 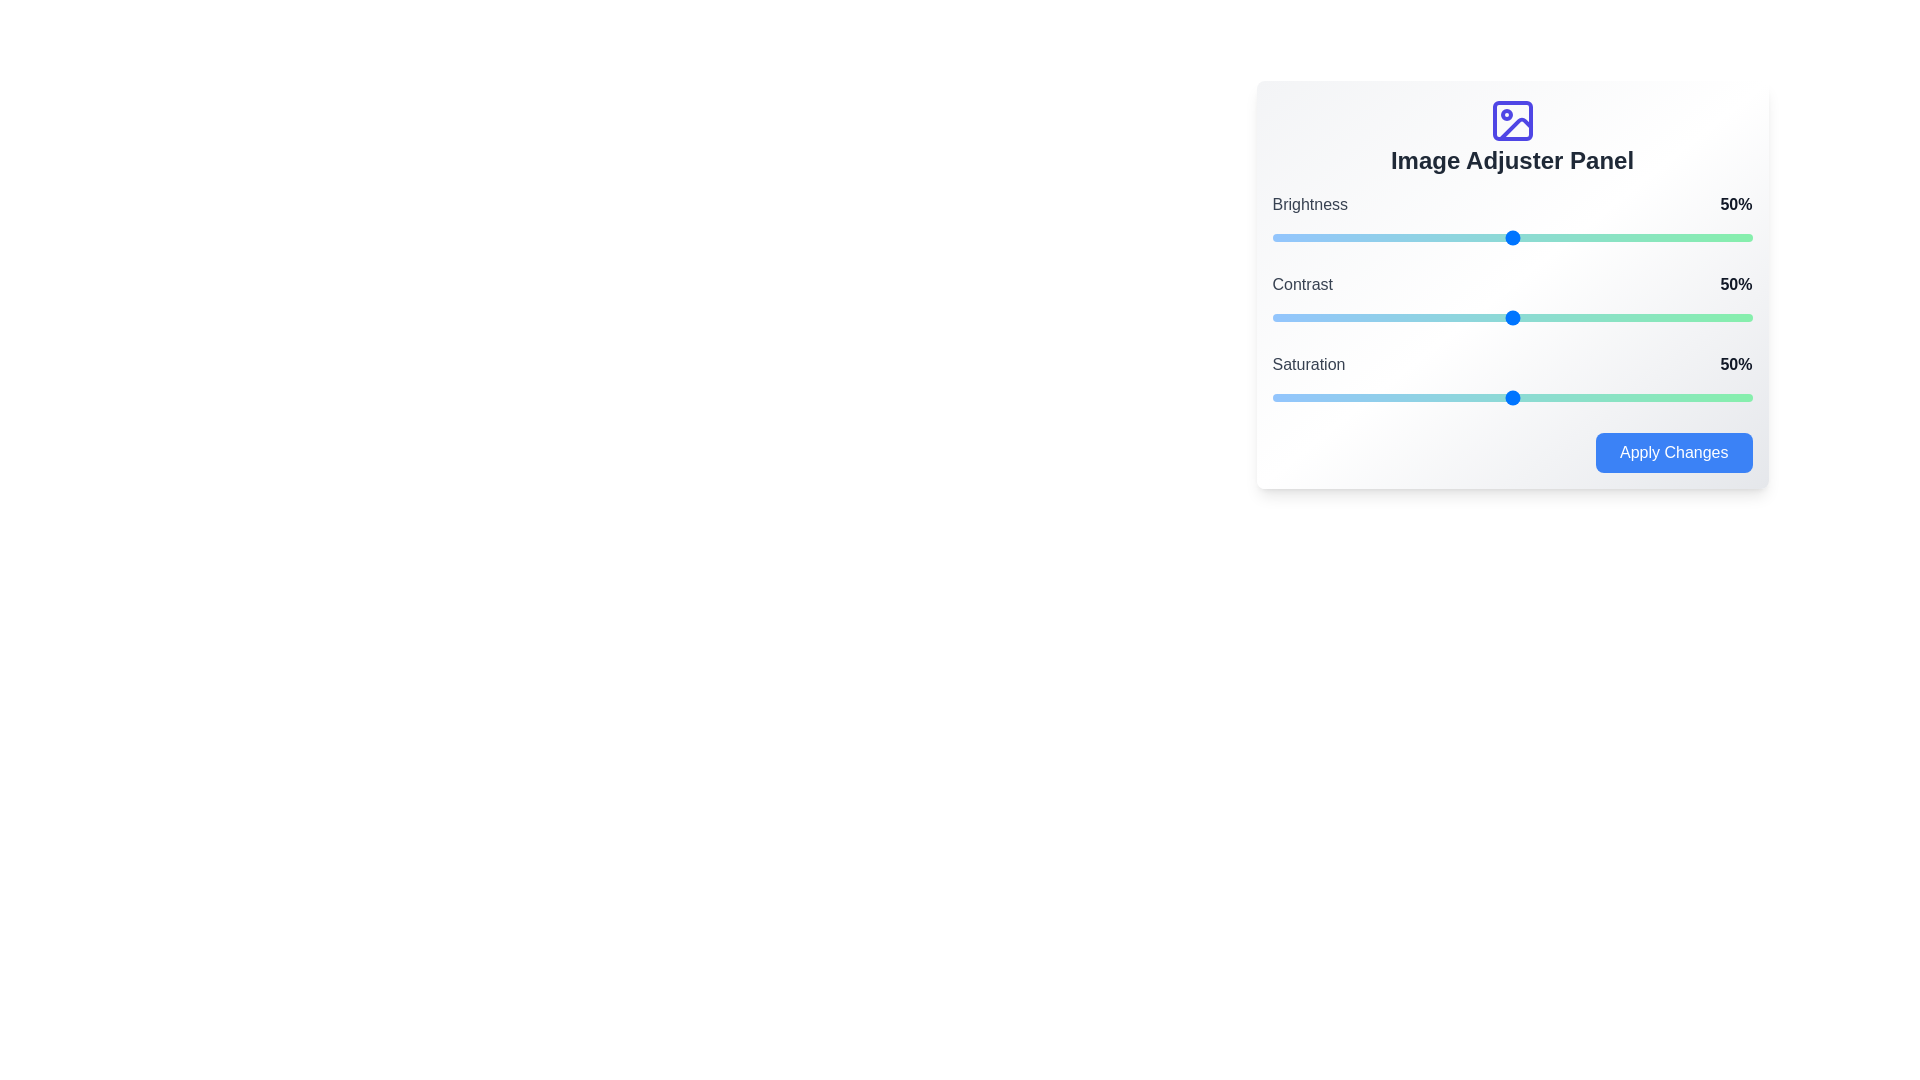 I want to click on the 'Apply Changes' button, so click(x=1674, y=452).